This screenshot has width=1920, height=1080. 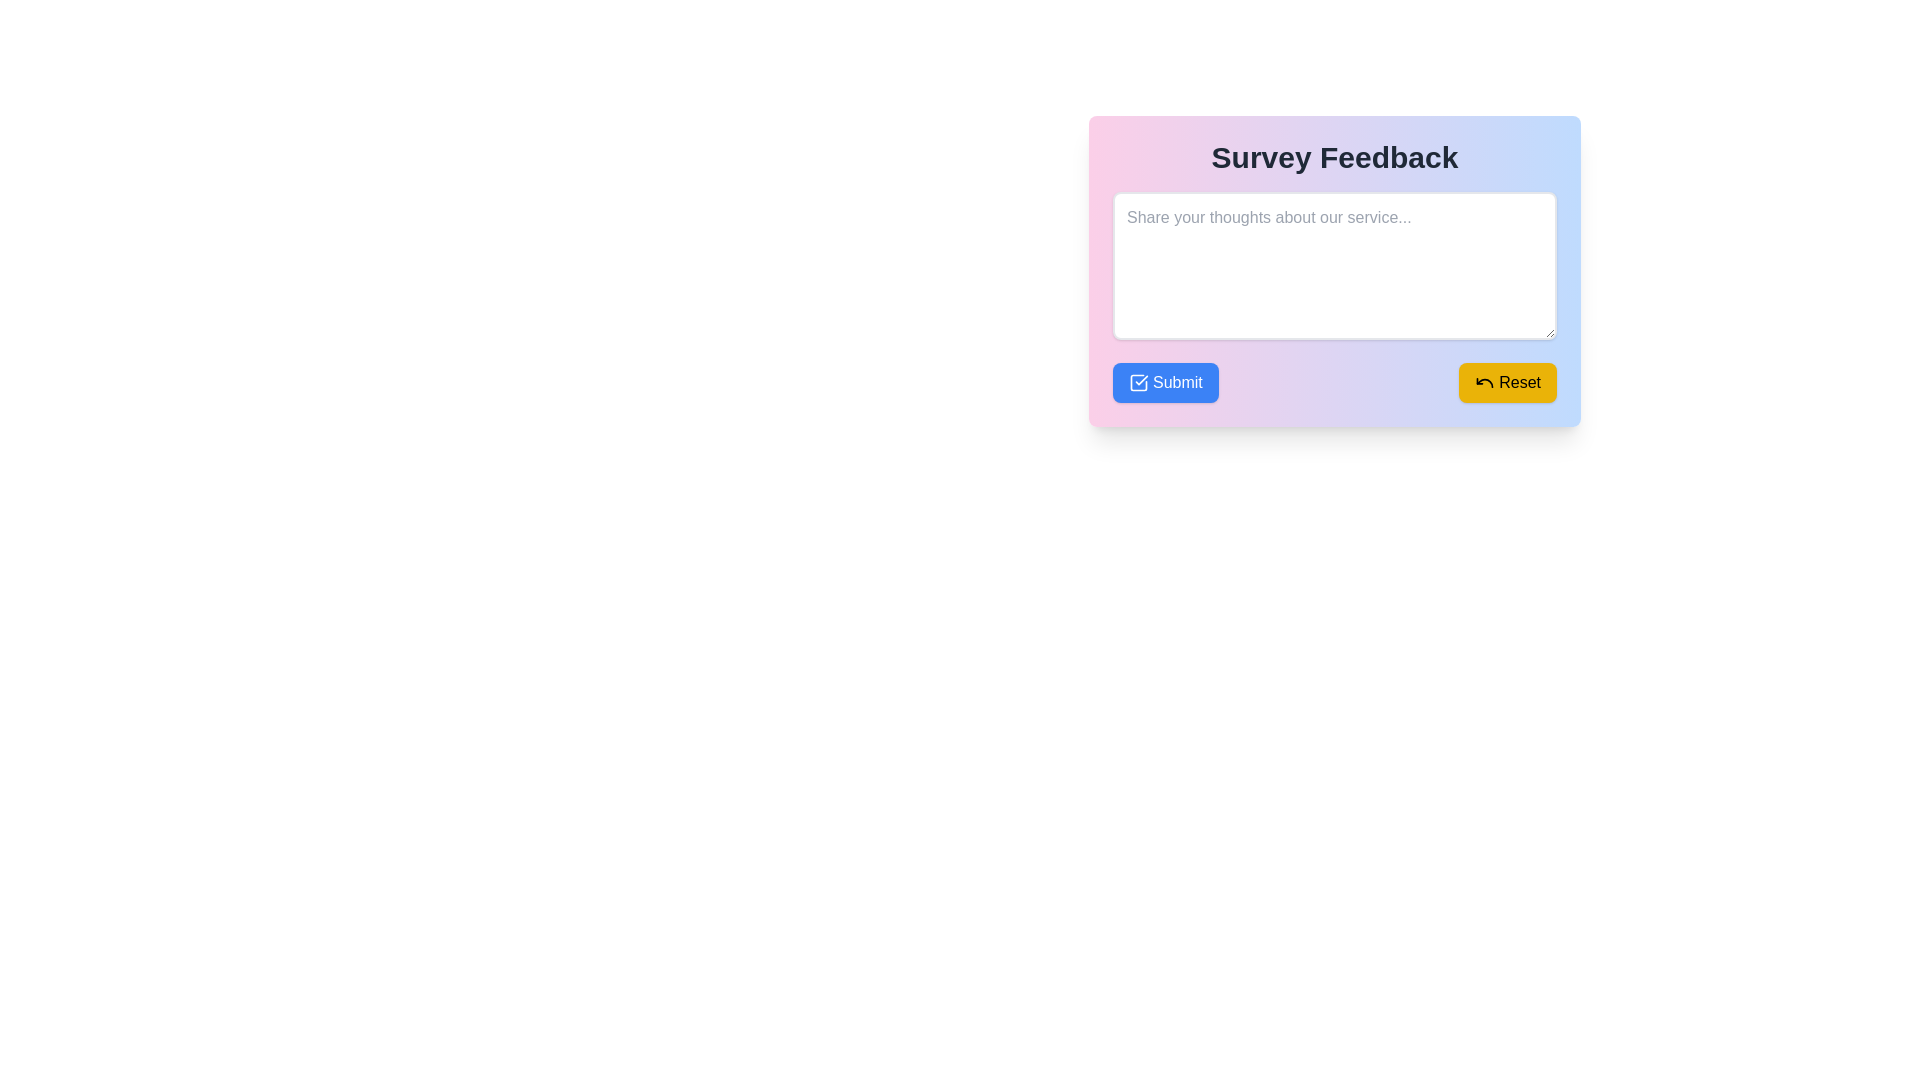 I want to click on to highlight text in the rectangular input text area with rounded corners located below the 'Survey Feedback' heading, so click(x=1334, y=265).